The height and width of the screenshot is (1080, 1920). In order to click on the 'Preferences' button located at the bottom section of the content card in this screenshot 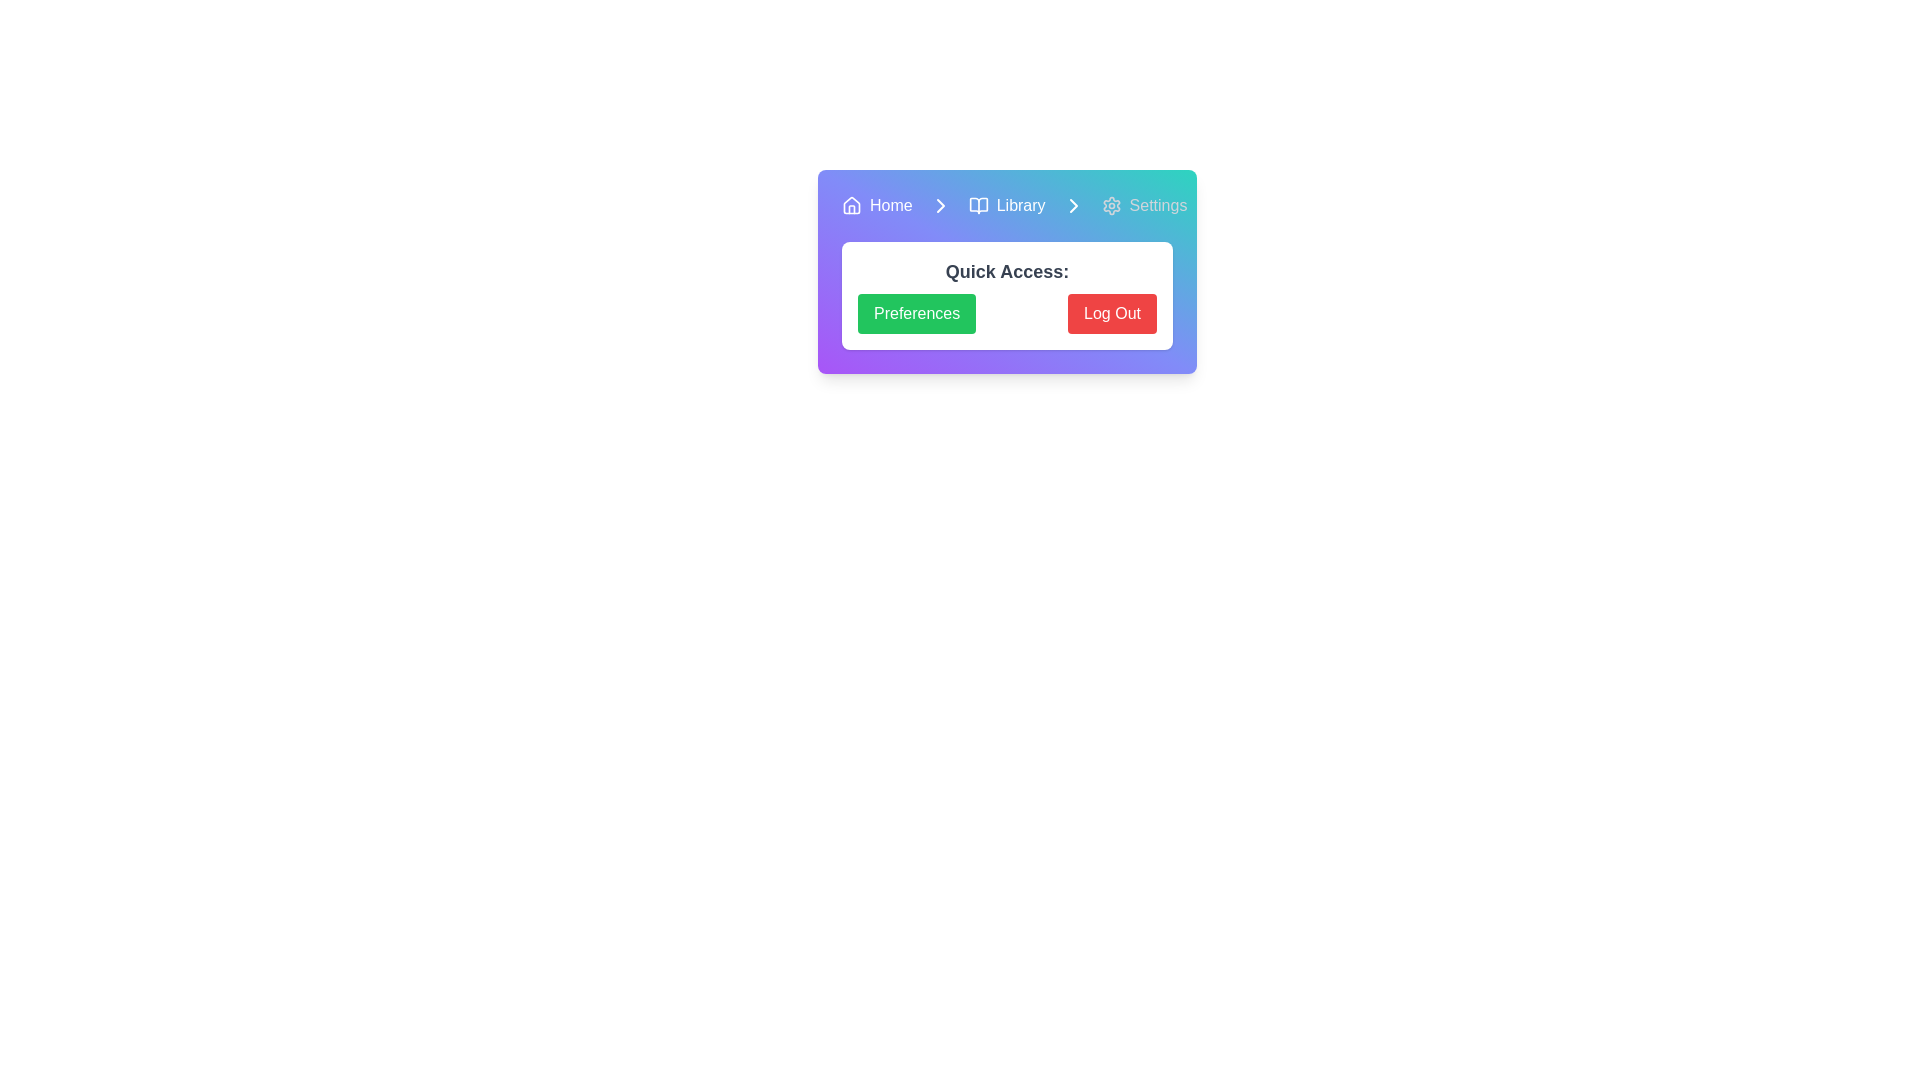, I will do `click(915, 313)`.